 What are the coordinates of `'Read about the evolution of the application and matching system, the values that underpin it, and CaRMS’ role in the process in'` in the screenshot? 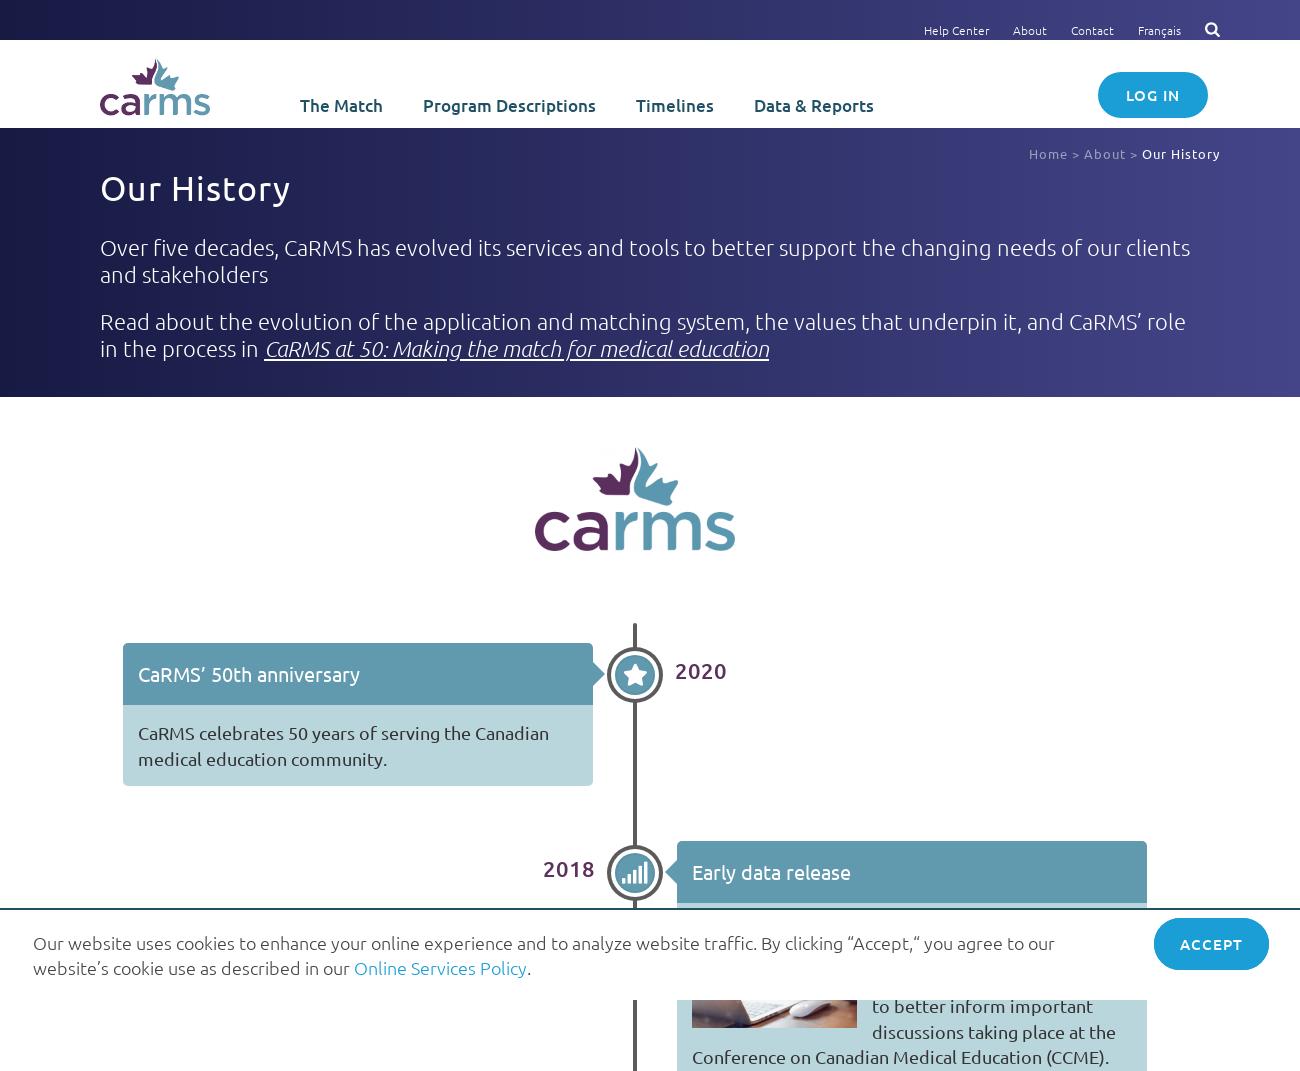 It's located at (642, 332).